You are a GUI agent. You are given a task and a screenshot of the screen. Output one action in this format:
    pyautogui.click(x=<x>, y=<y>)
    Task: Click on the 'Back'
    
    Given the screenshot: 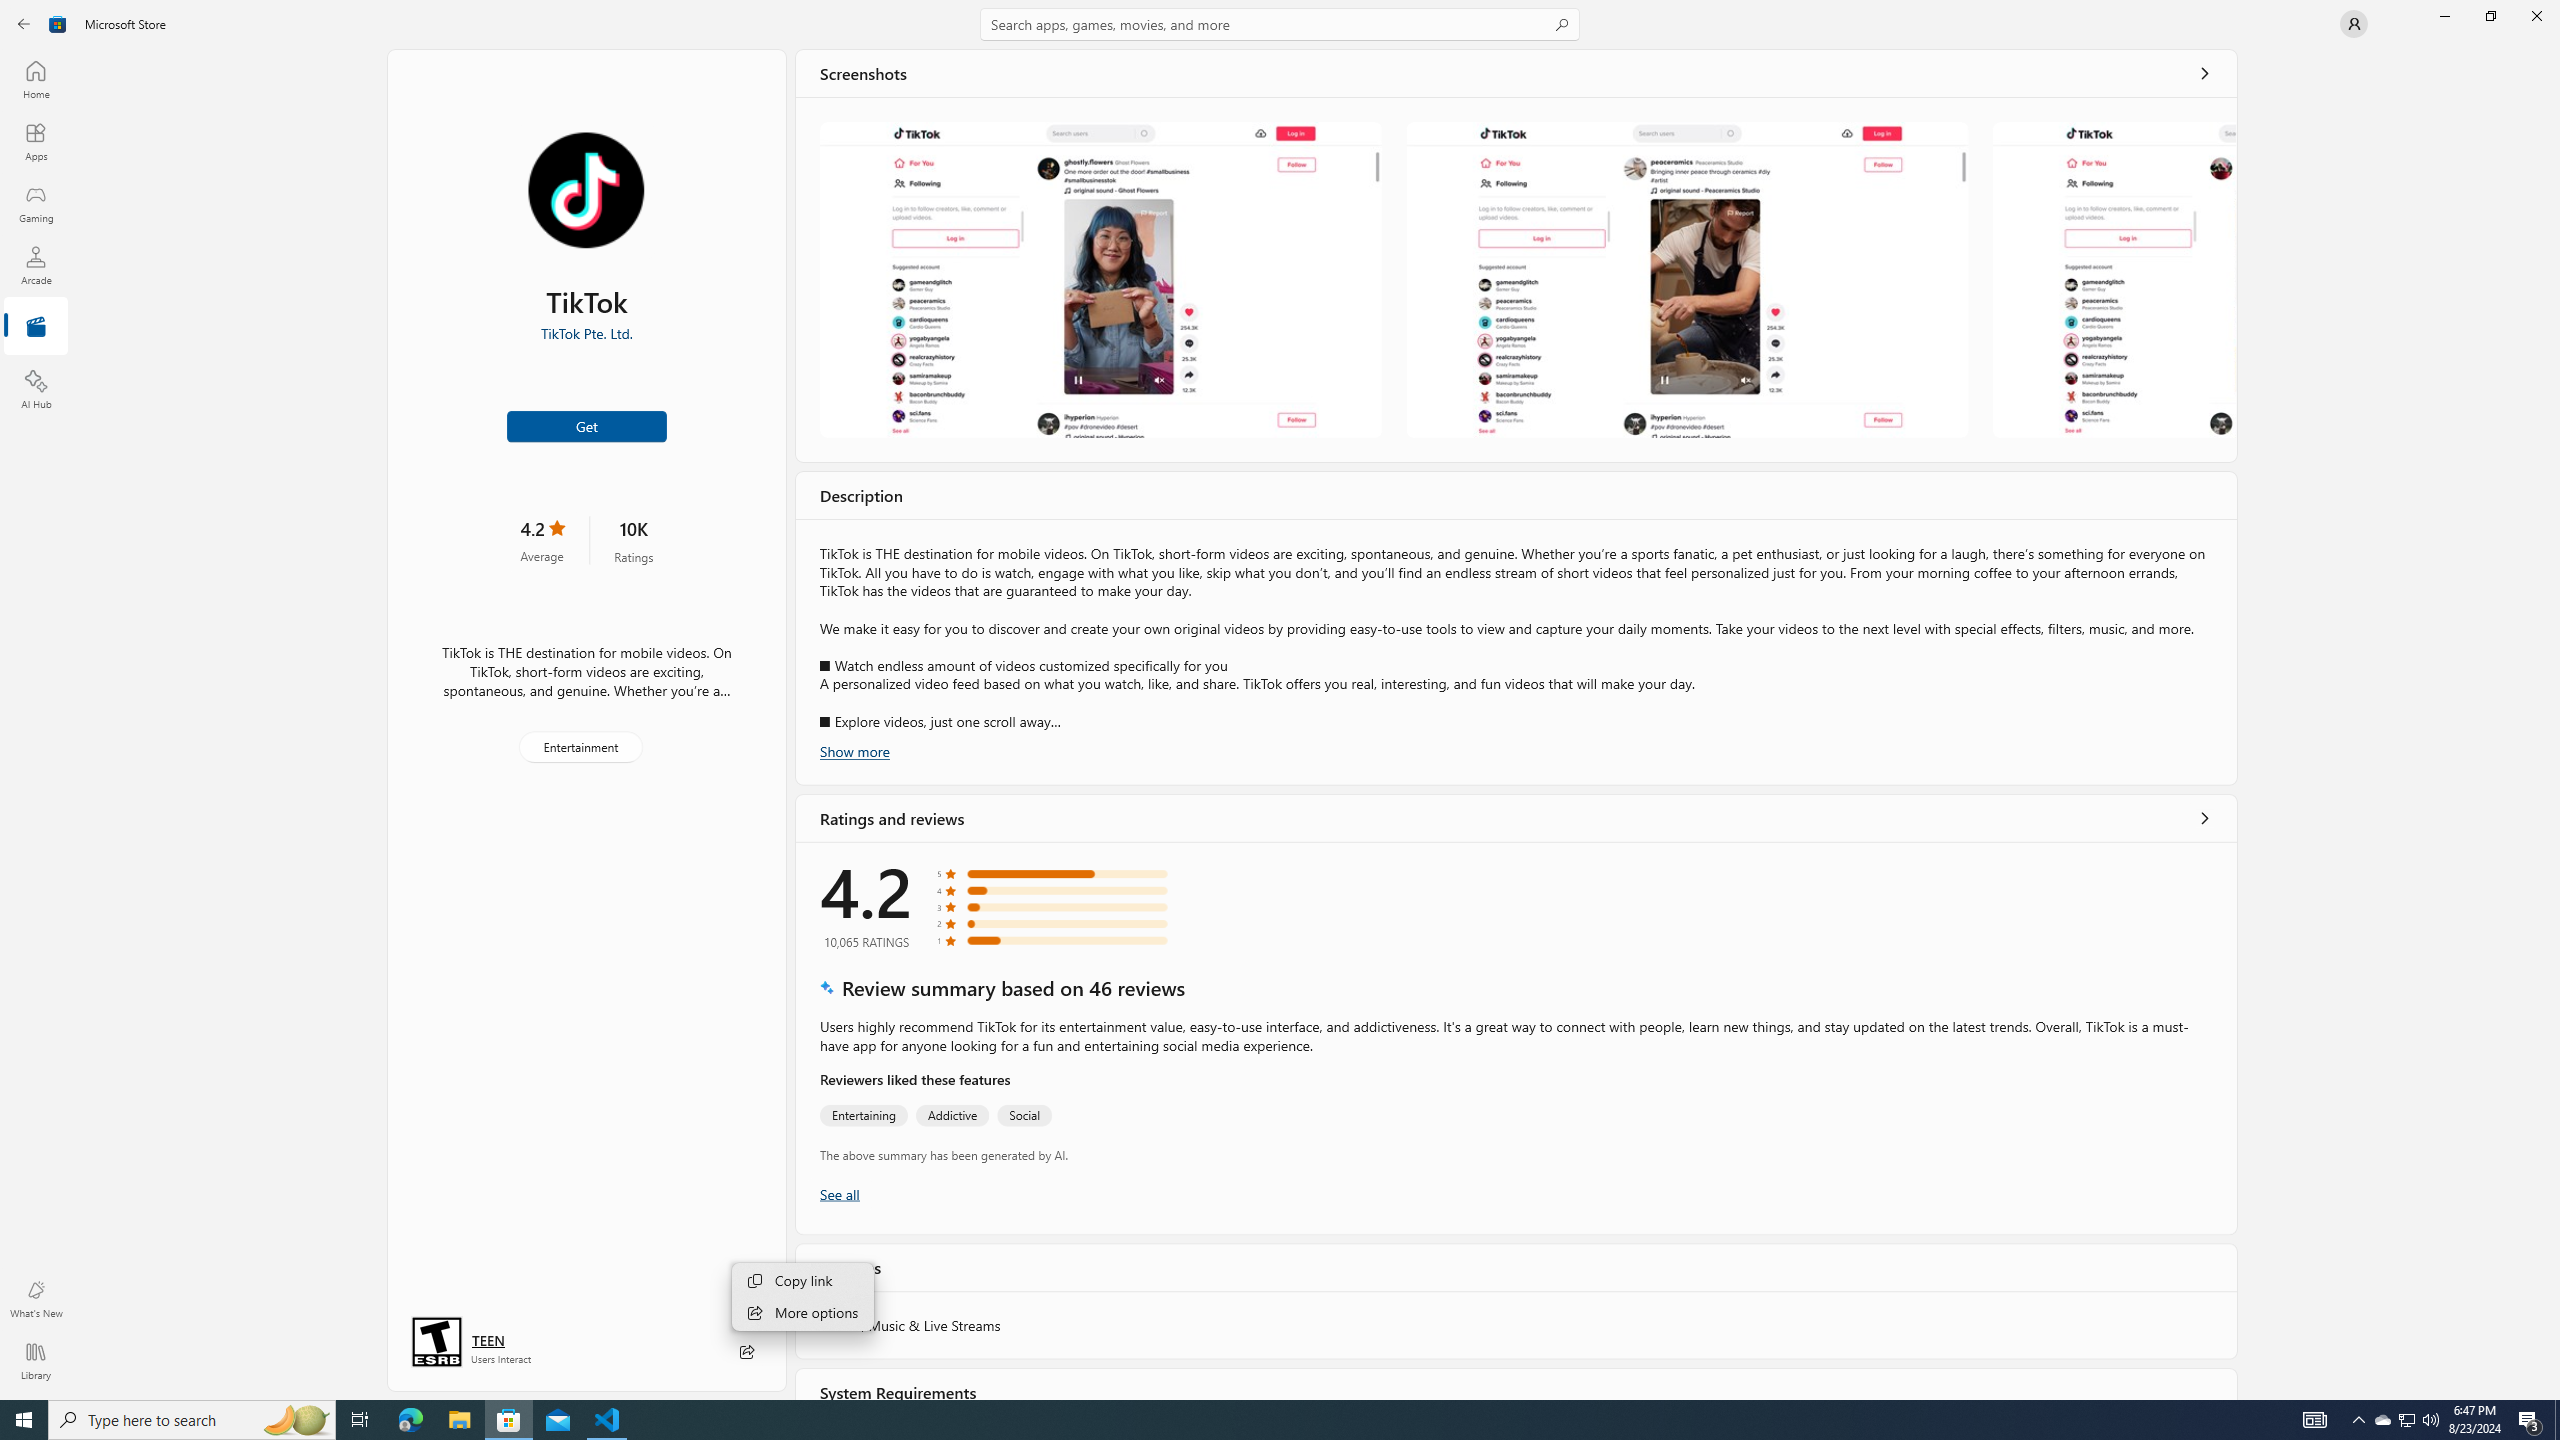 What is the action you would take?
    pyautogui.click(x=24, y=22)
    